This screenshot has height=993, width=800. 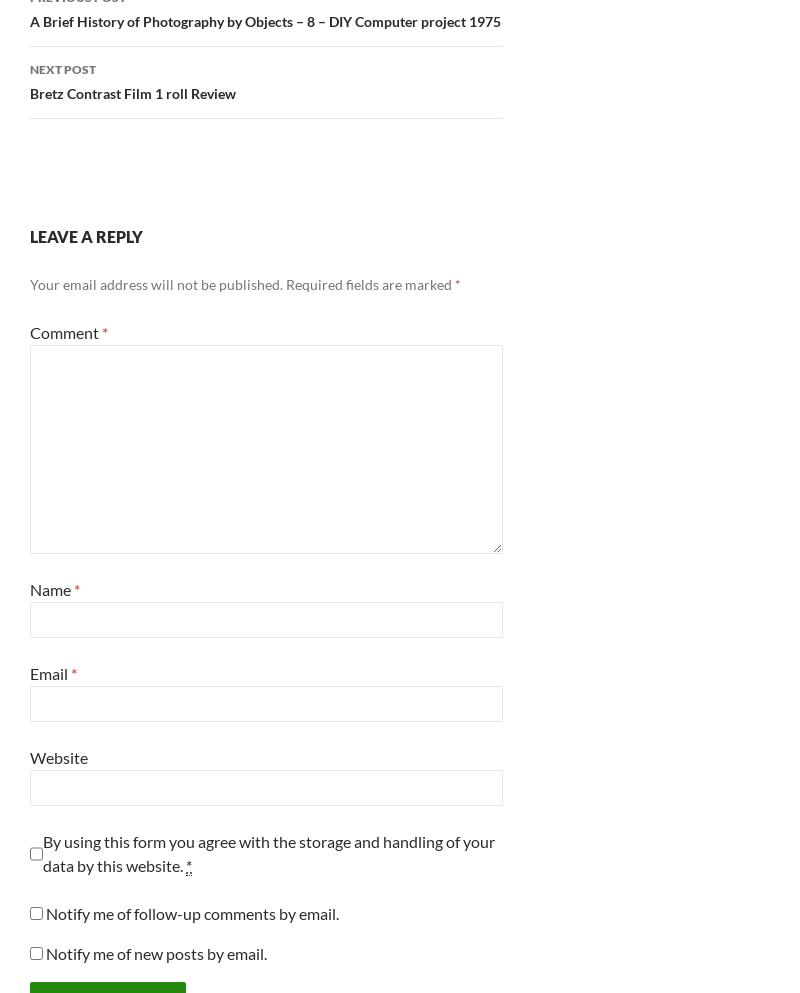 What do you see at coordinates (57, 756) in the screenshot?
I see `'Website'` at bounding box center [57, 756].